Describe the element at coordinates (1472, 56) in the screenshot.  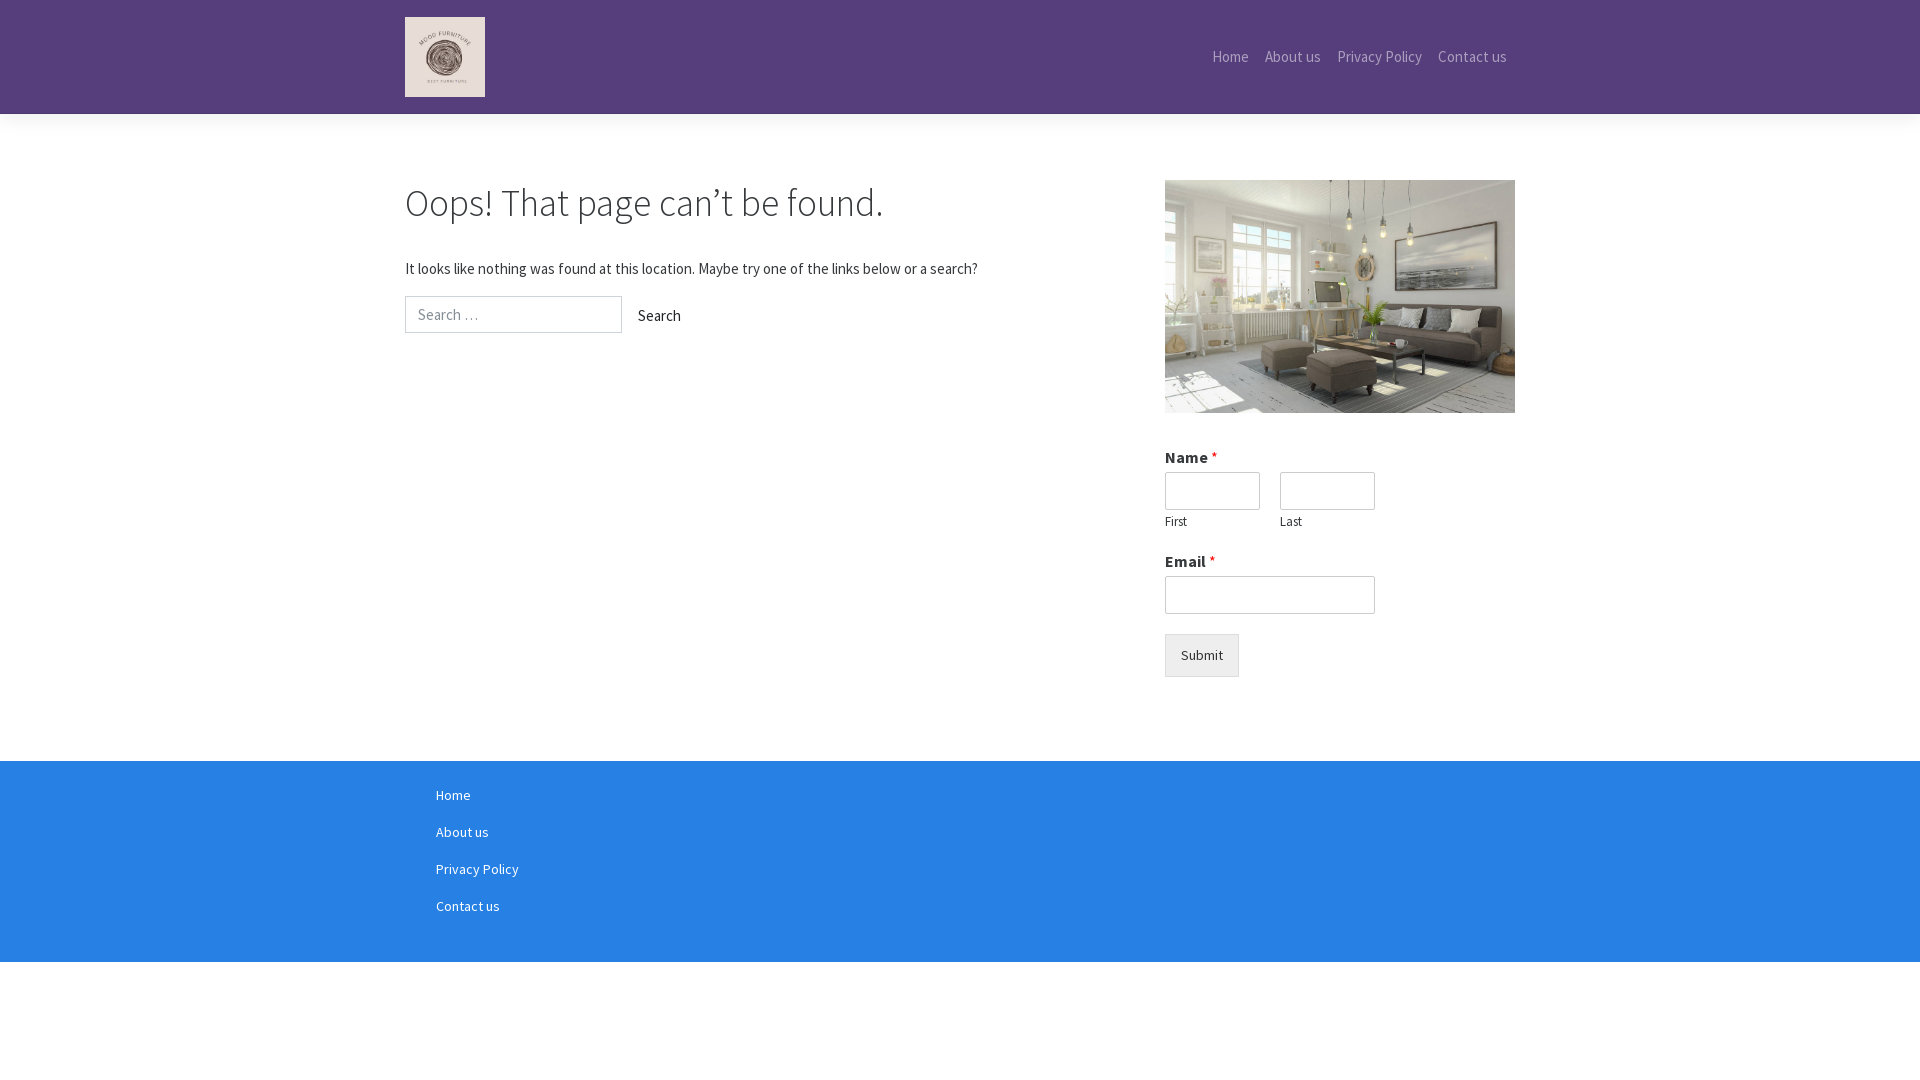
I see `'Contact us'` at that location.